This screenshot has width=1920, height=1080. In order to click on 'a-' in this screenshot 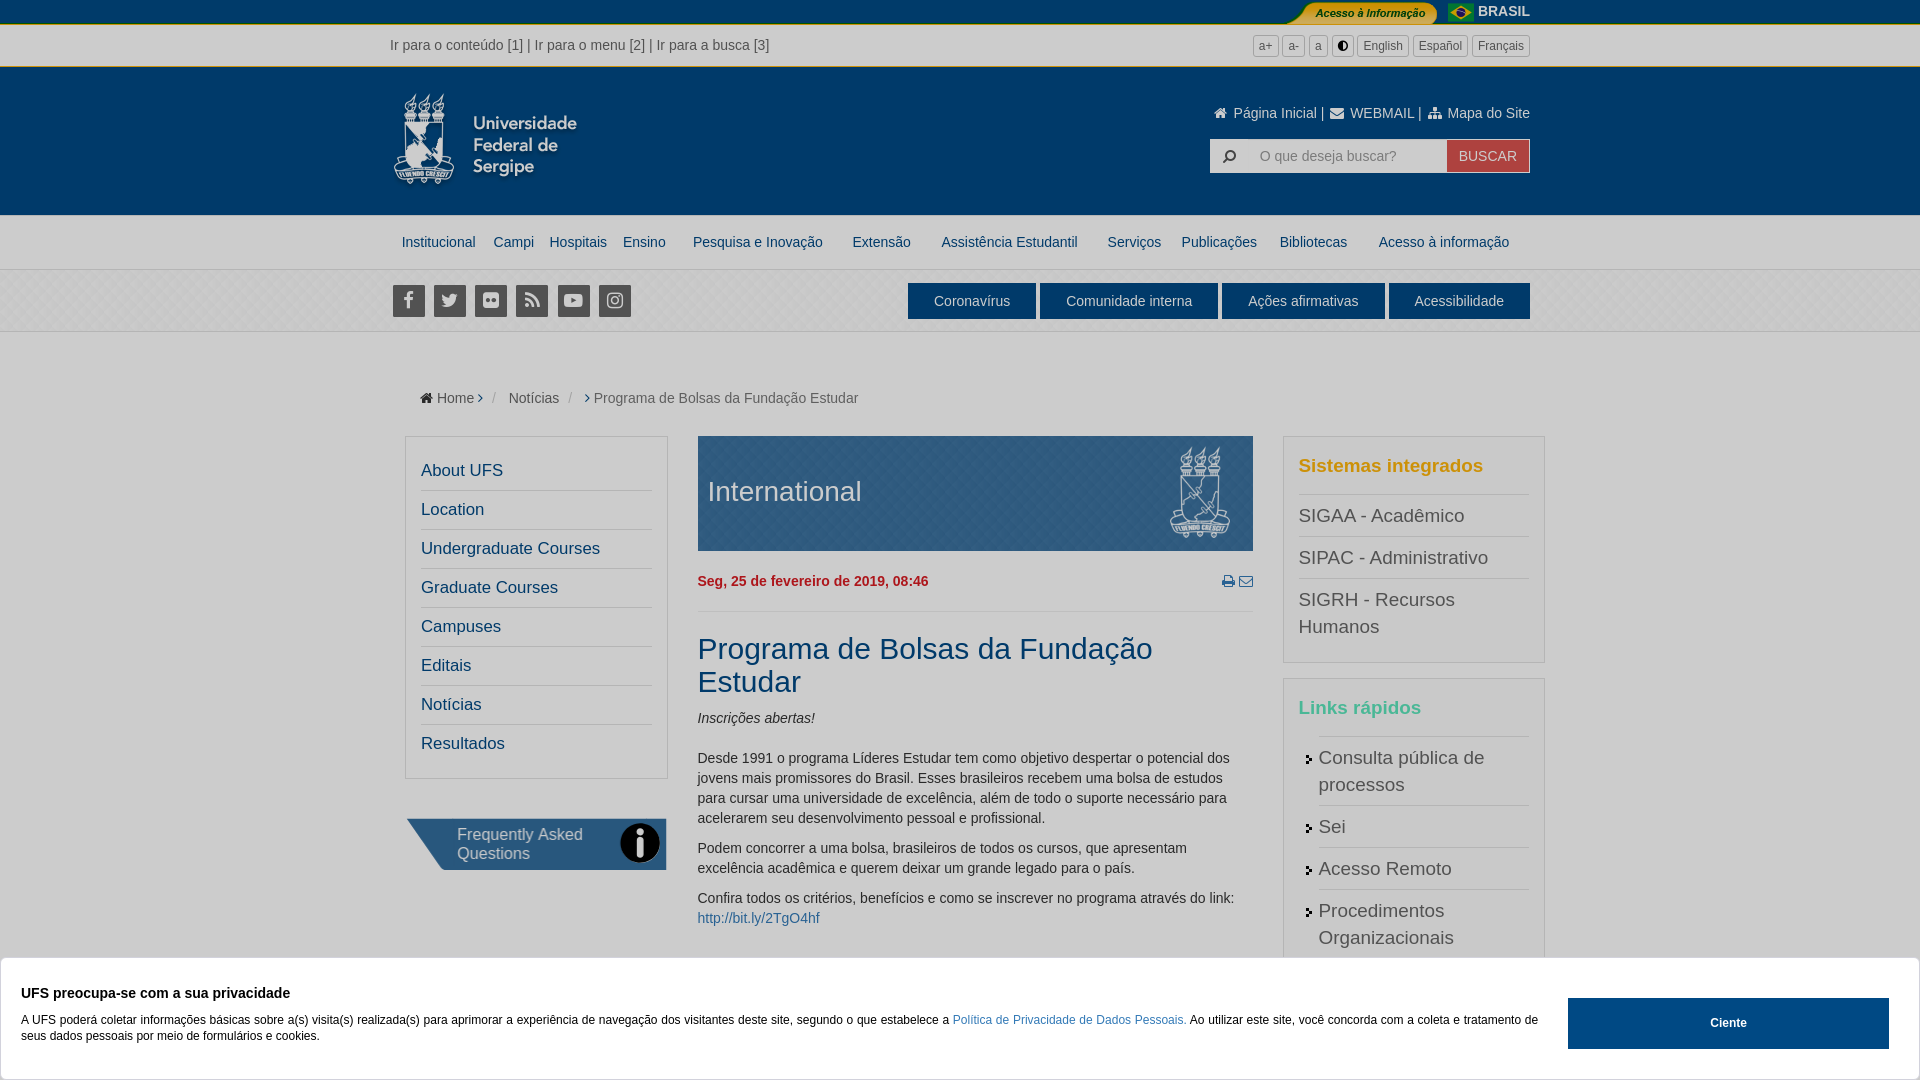, I will do `click(1281, 45)`.